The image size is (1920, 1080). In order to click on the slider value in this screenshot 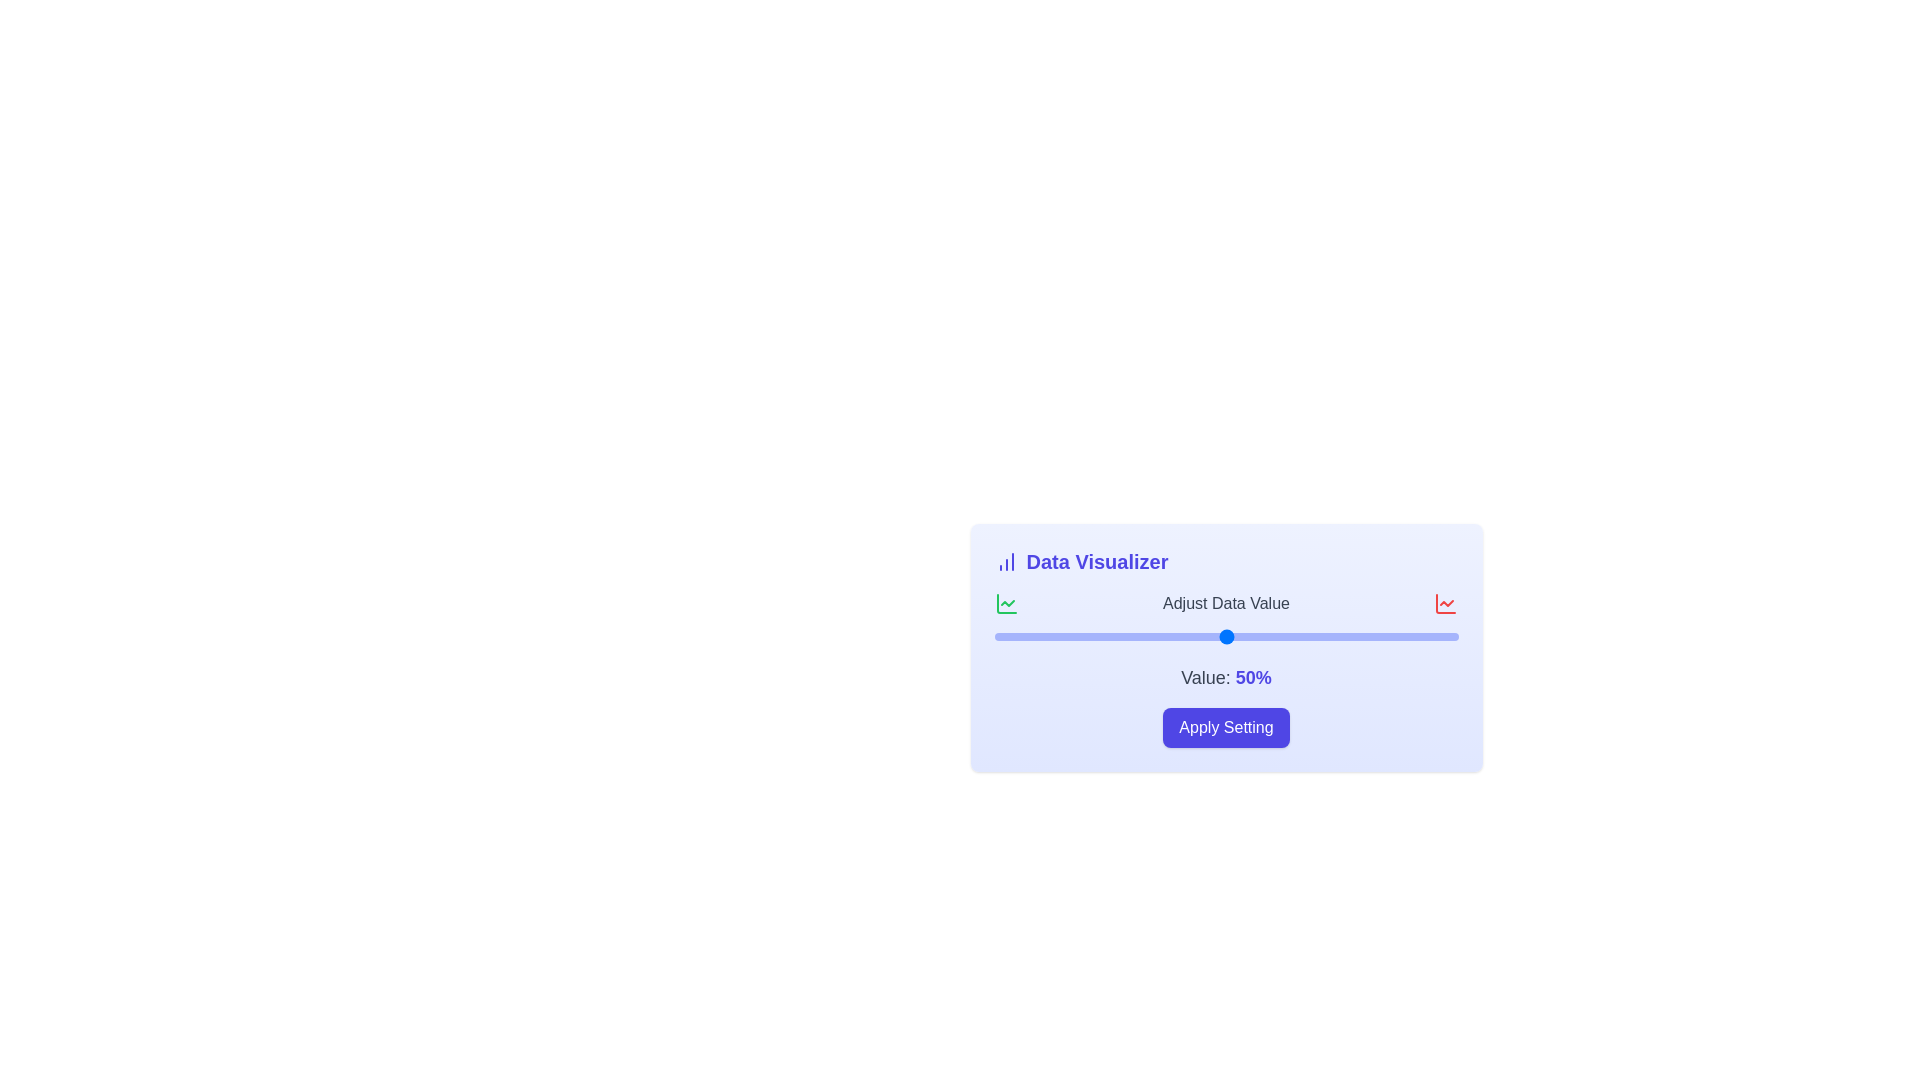, I will do `click(1449, 636)`.